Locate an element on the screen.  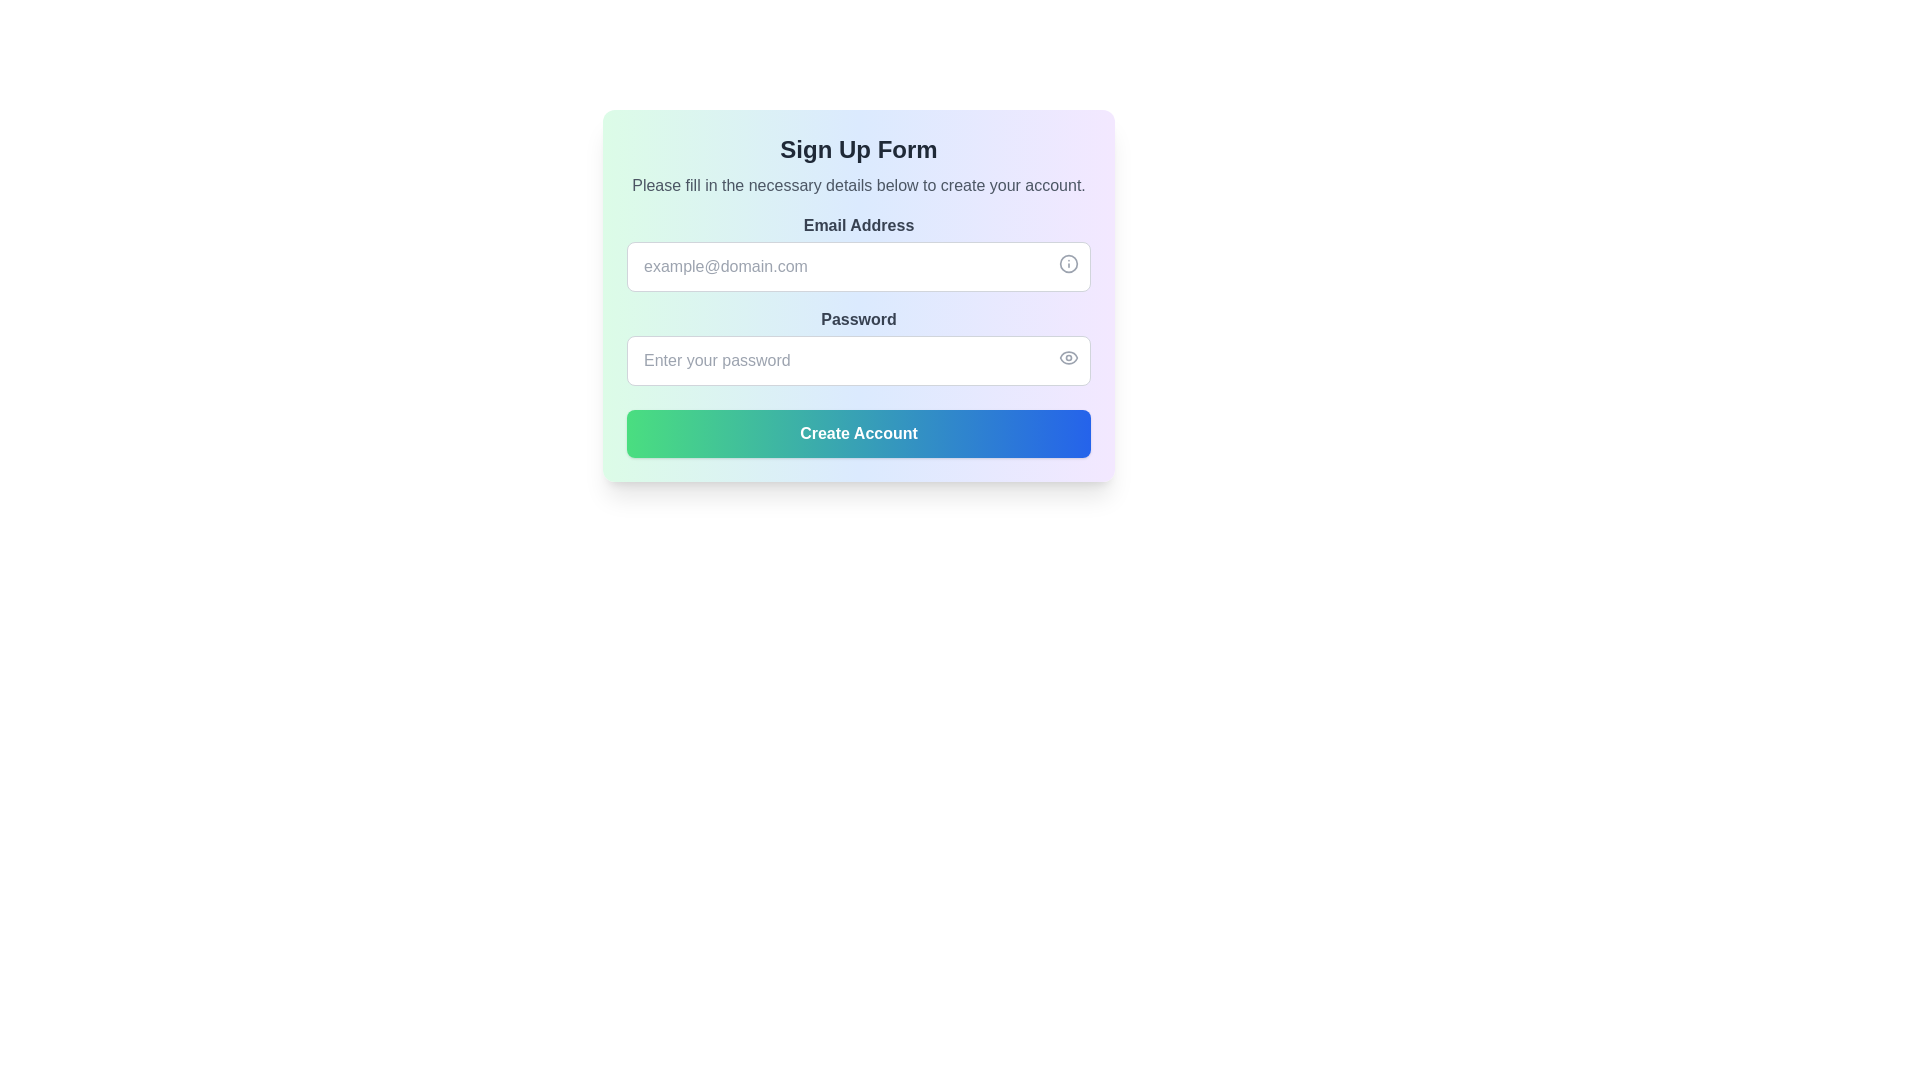
the password input field is located at coordinates (859, 346).